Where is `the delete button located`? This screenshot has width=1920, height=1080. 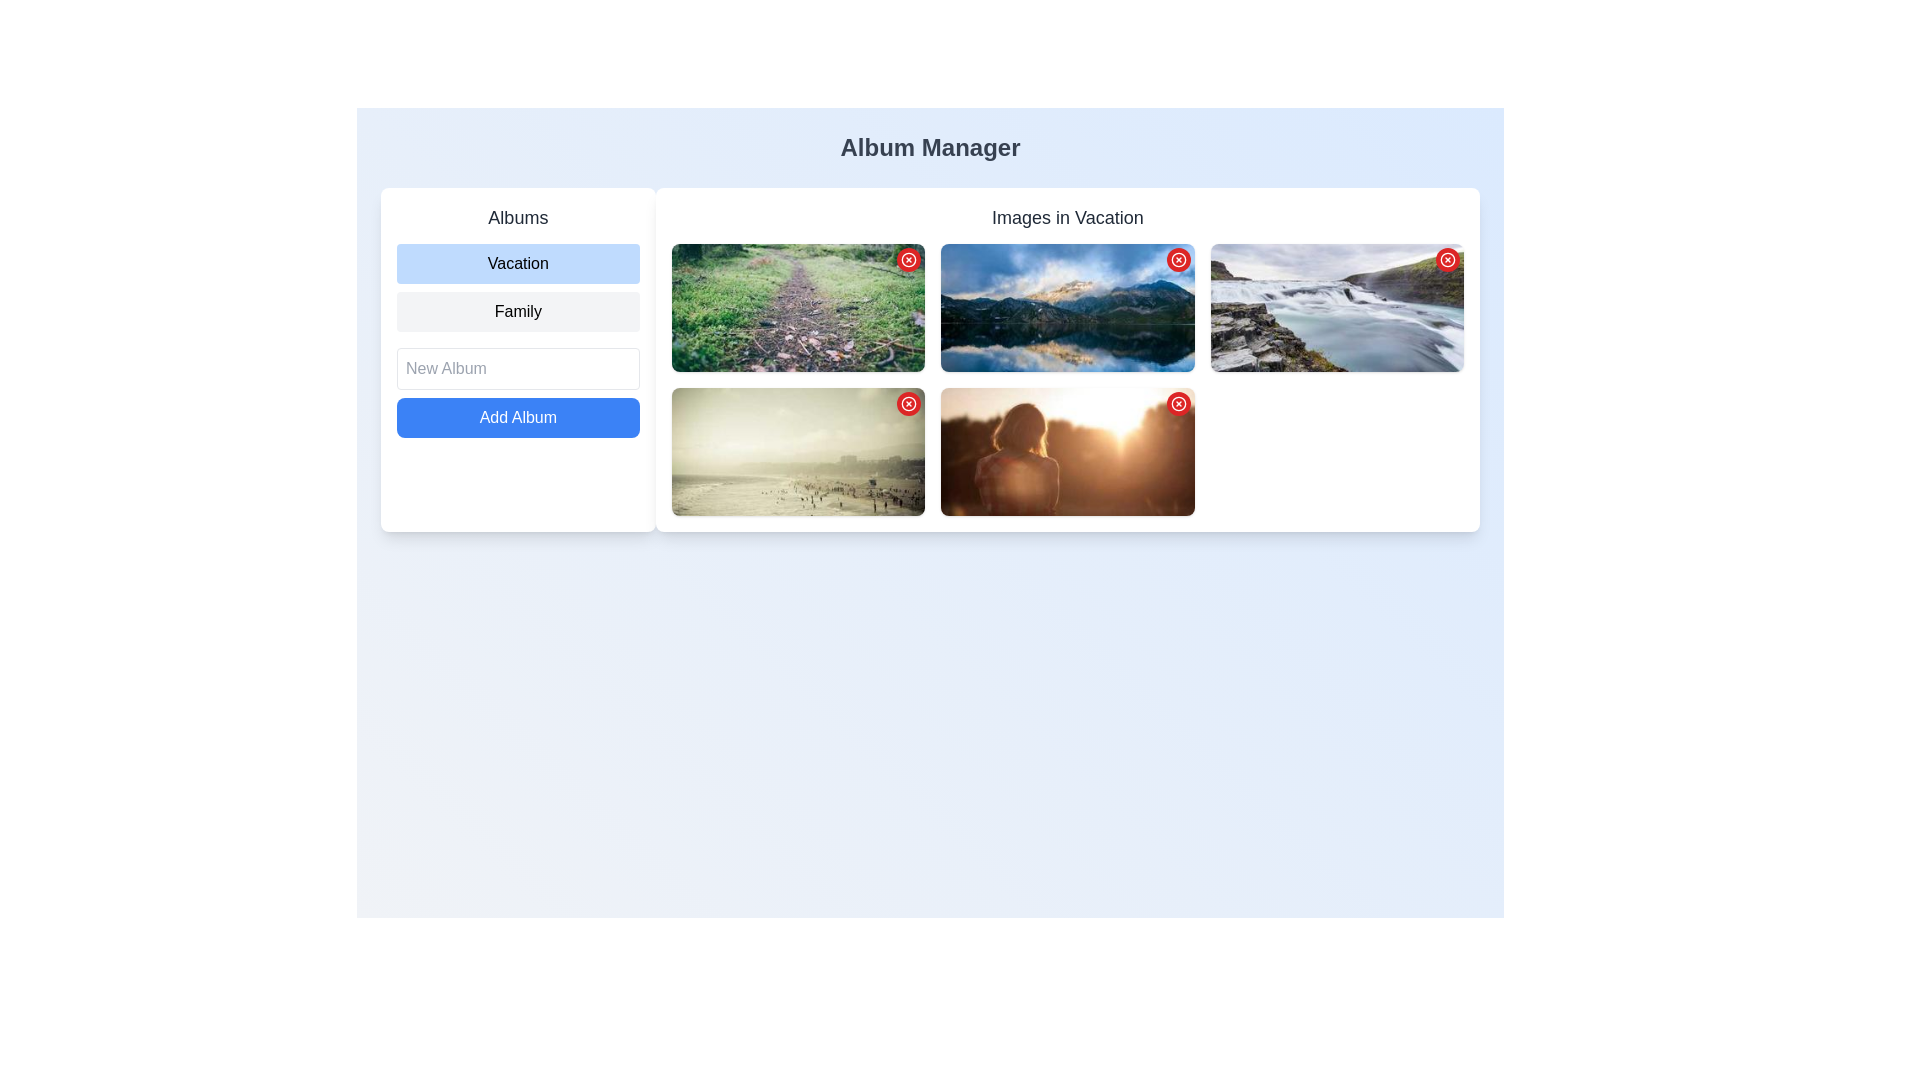
the delete button located is located at coordinates (1177, 404).